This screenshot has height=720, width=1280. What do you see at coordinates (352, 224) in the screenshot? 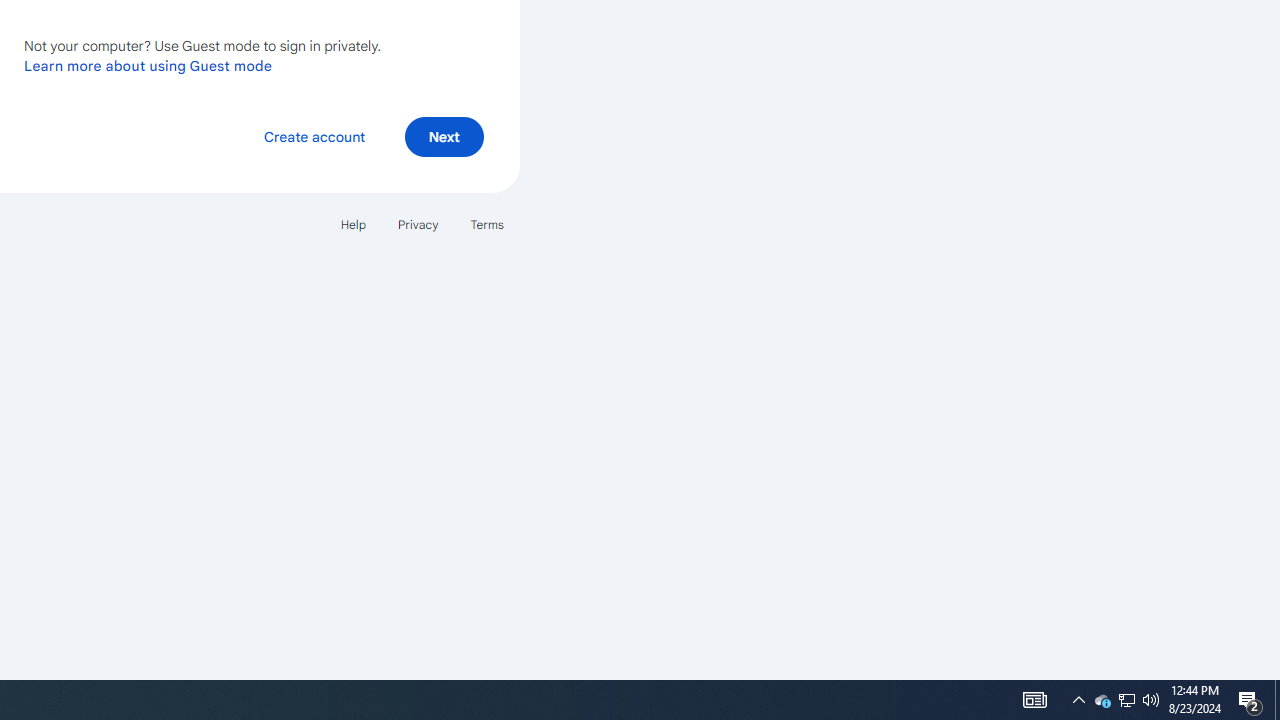
I see `'Help'` at bounding box center [352, 224].